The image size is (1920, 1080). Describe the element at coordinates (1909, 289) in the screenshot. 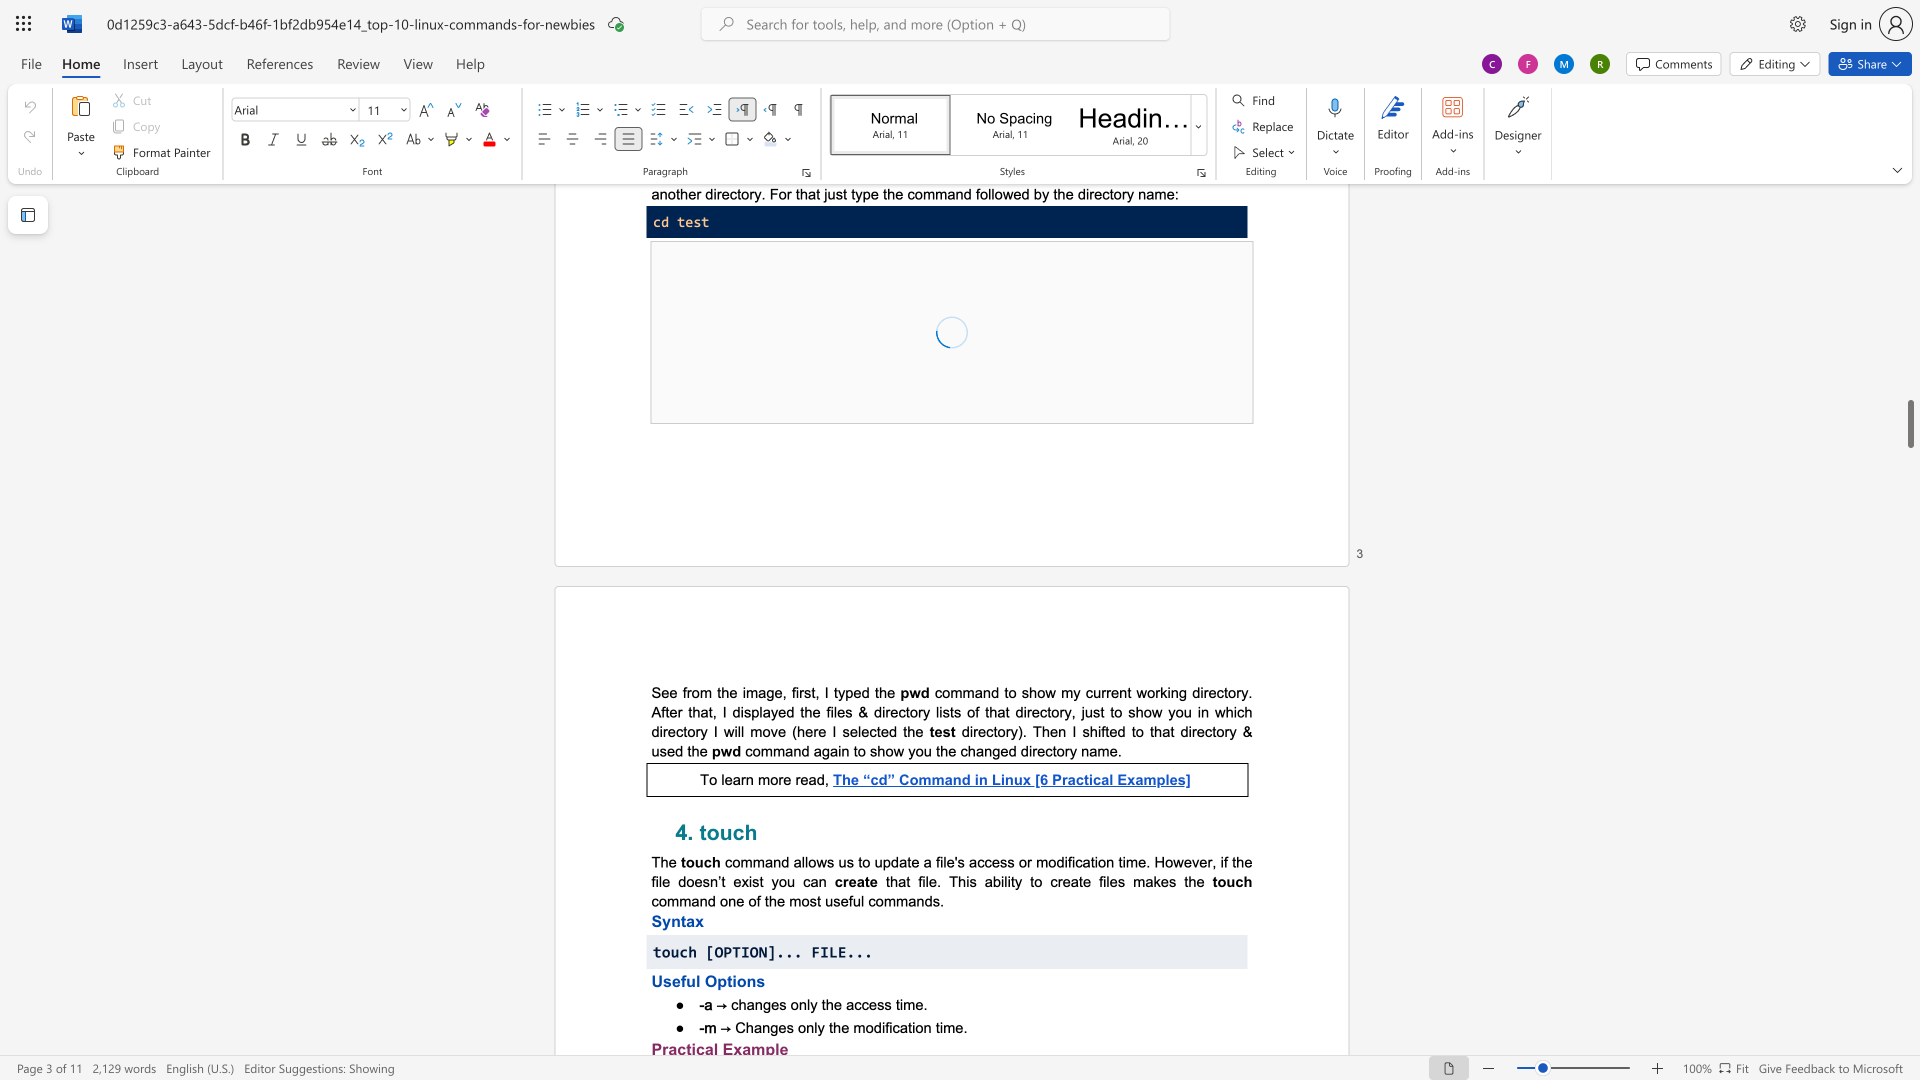

I see `the scrollbar on the right to shift the page higher` at that location.